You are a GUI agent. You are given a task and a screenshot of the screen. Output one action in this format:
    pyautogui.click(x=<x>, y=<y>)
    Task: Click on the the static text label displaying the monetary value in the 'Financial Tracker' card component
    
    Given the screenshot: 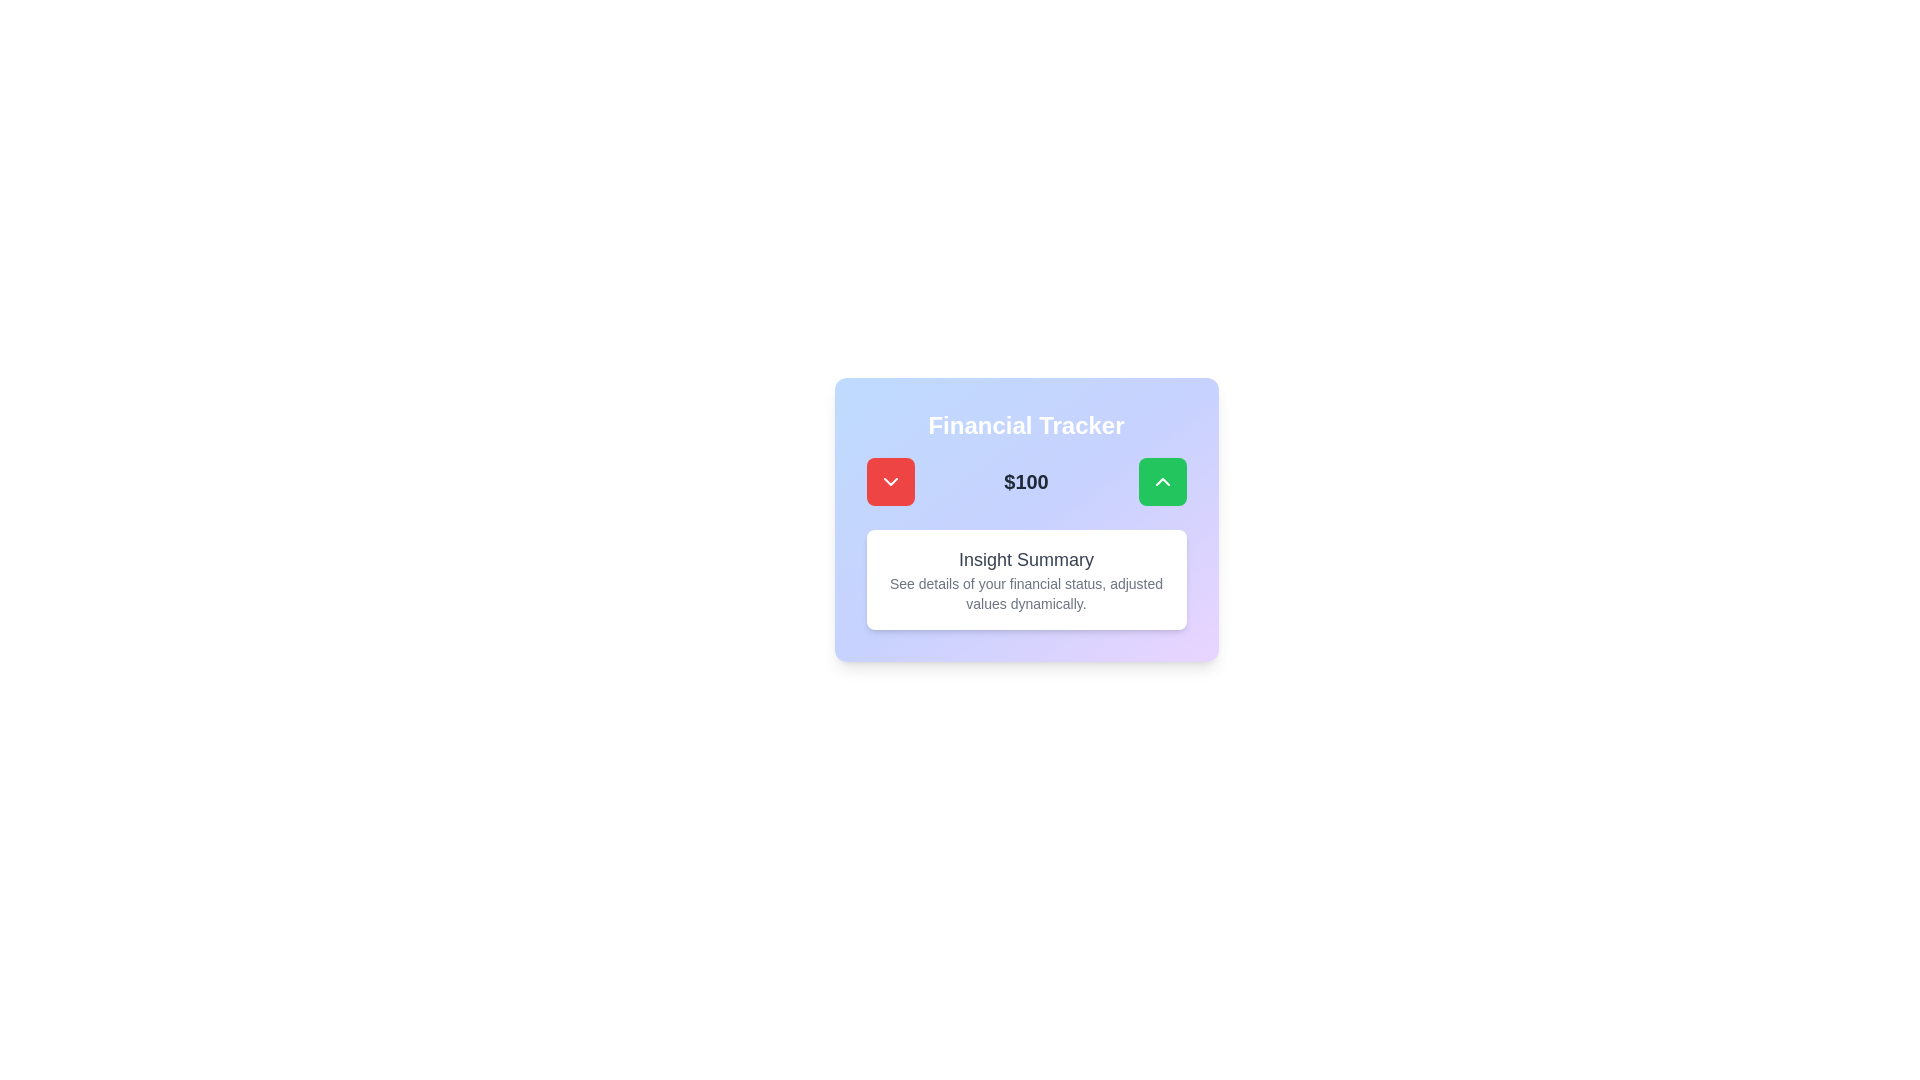 What is the action you would take?
    pyautogui.click(x=1026, y=482)
    